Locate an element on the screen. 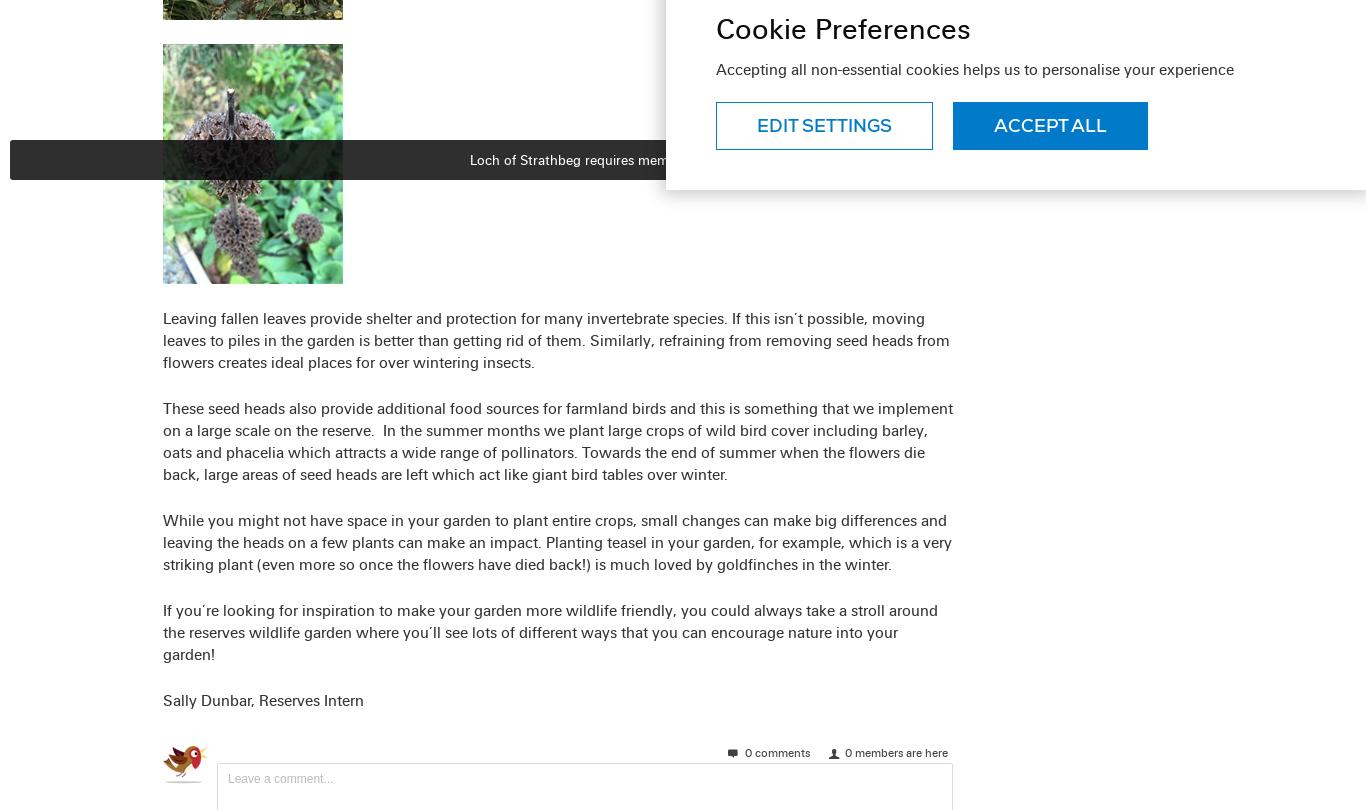 The image size is (1366, 810). 'Leave a comment...' is located at coordinates (226, 777).